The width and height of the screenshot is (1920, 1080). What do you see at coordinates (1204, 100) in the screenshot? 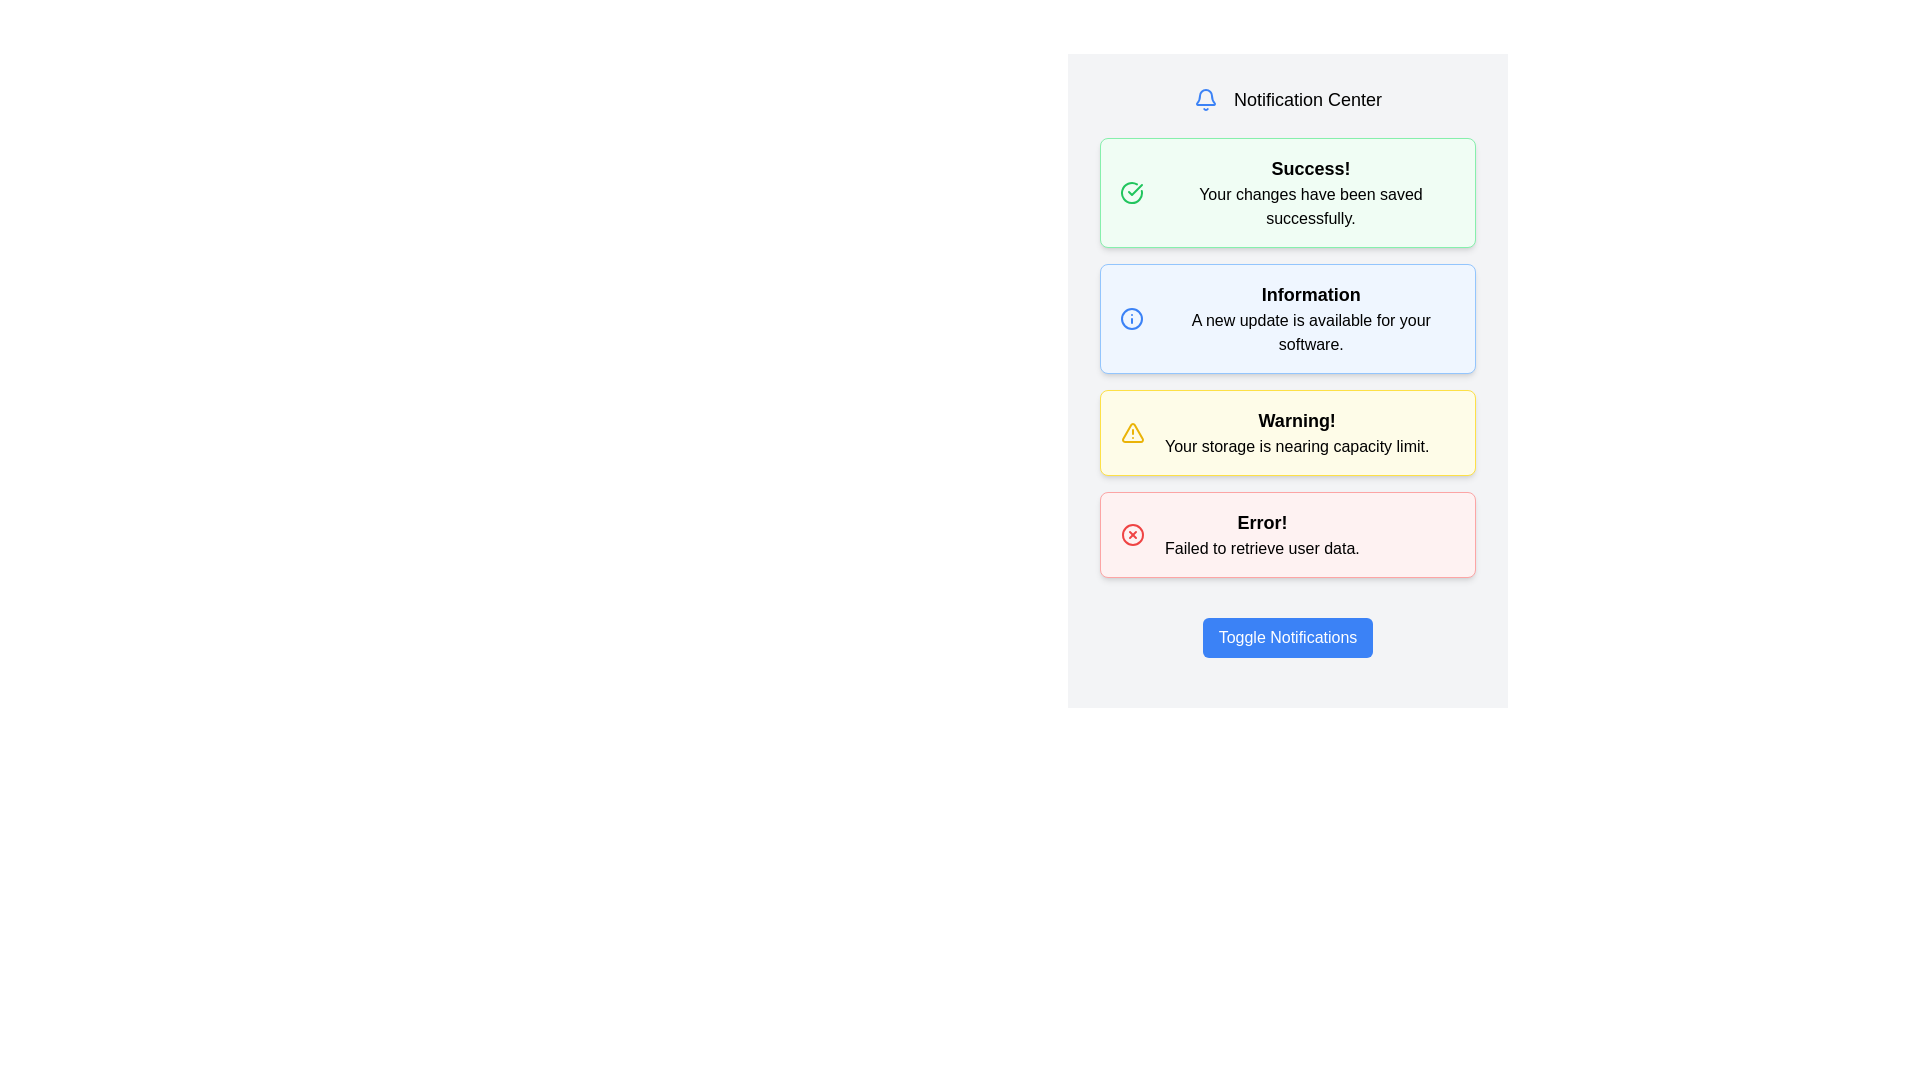
I see `the bell-shaped icon with a blue outline located to the left of the 'Notification Center' title in the header of the notification panel` at bounding box center [1204, 100].